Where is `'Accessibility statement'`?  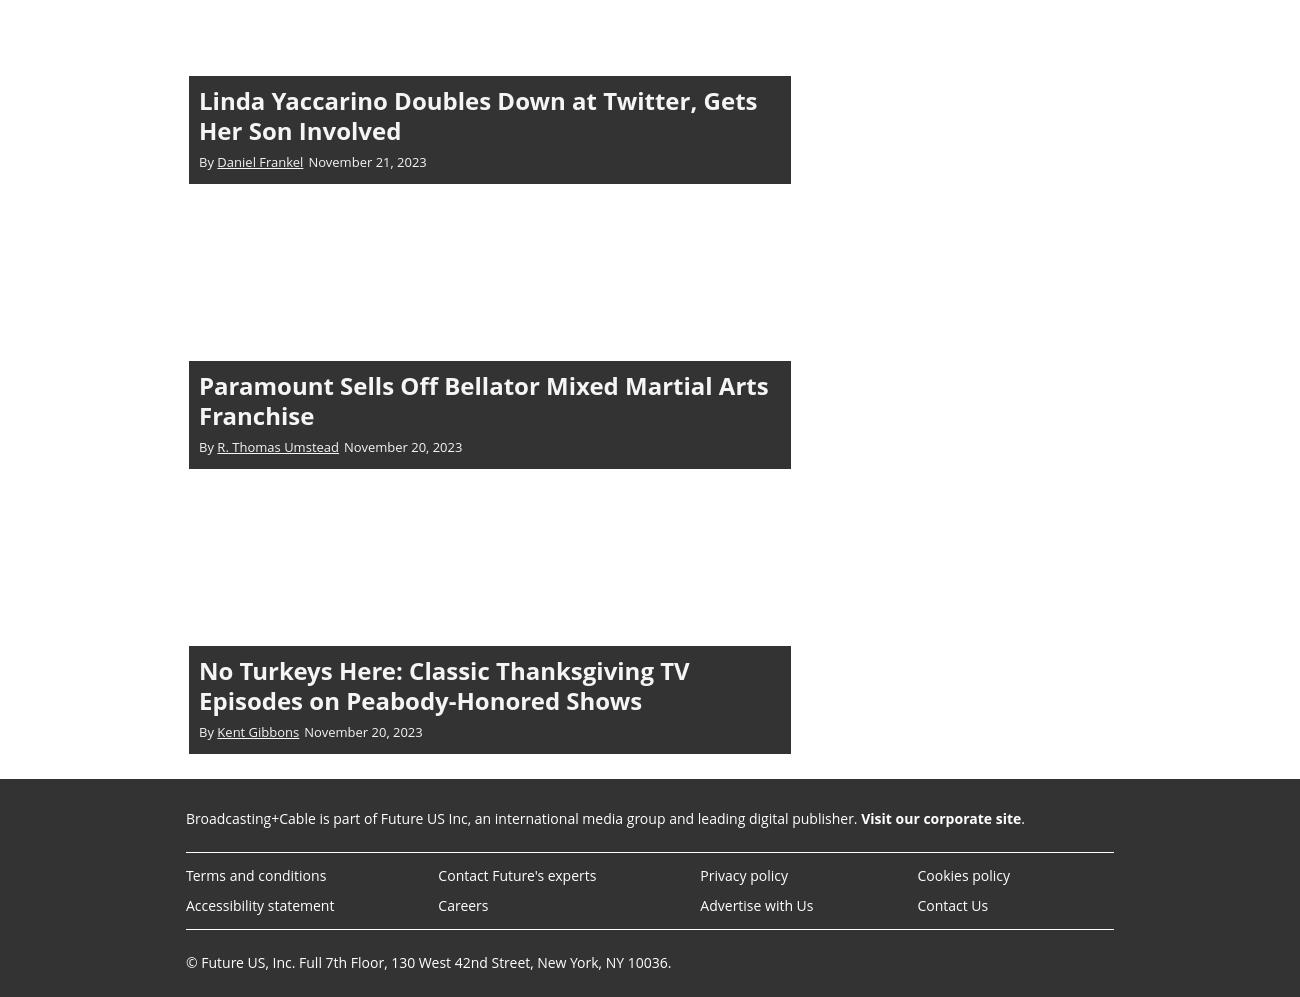
'Accessibility statement' is located at coordinates (259, 904).